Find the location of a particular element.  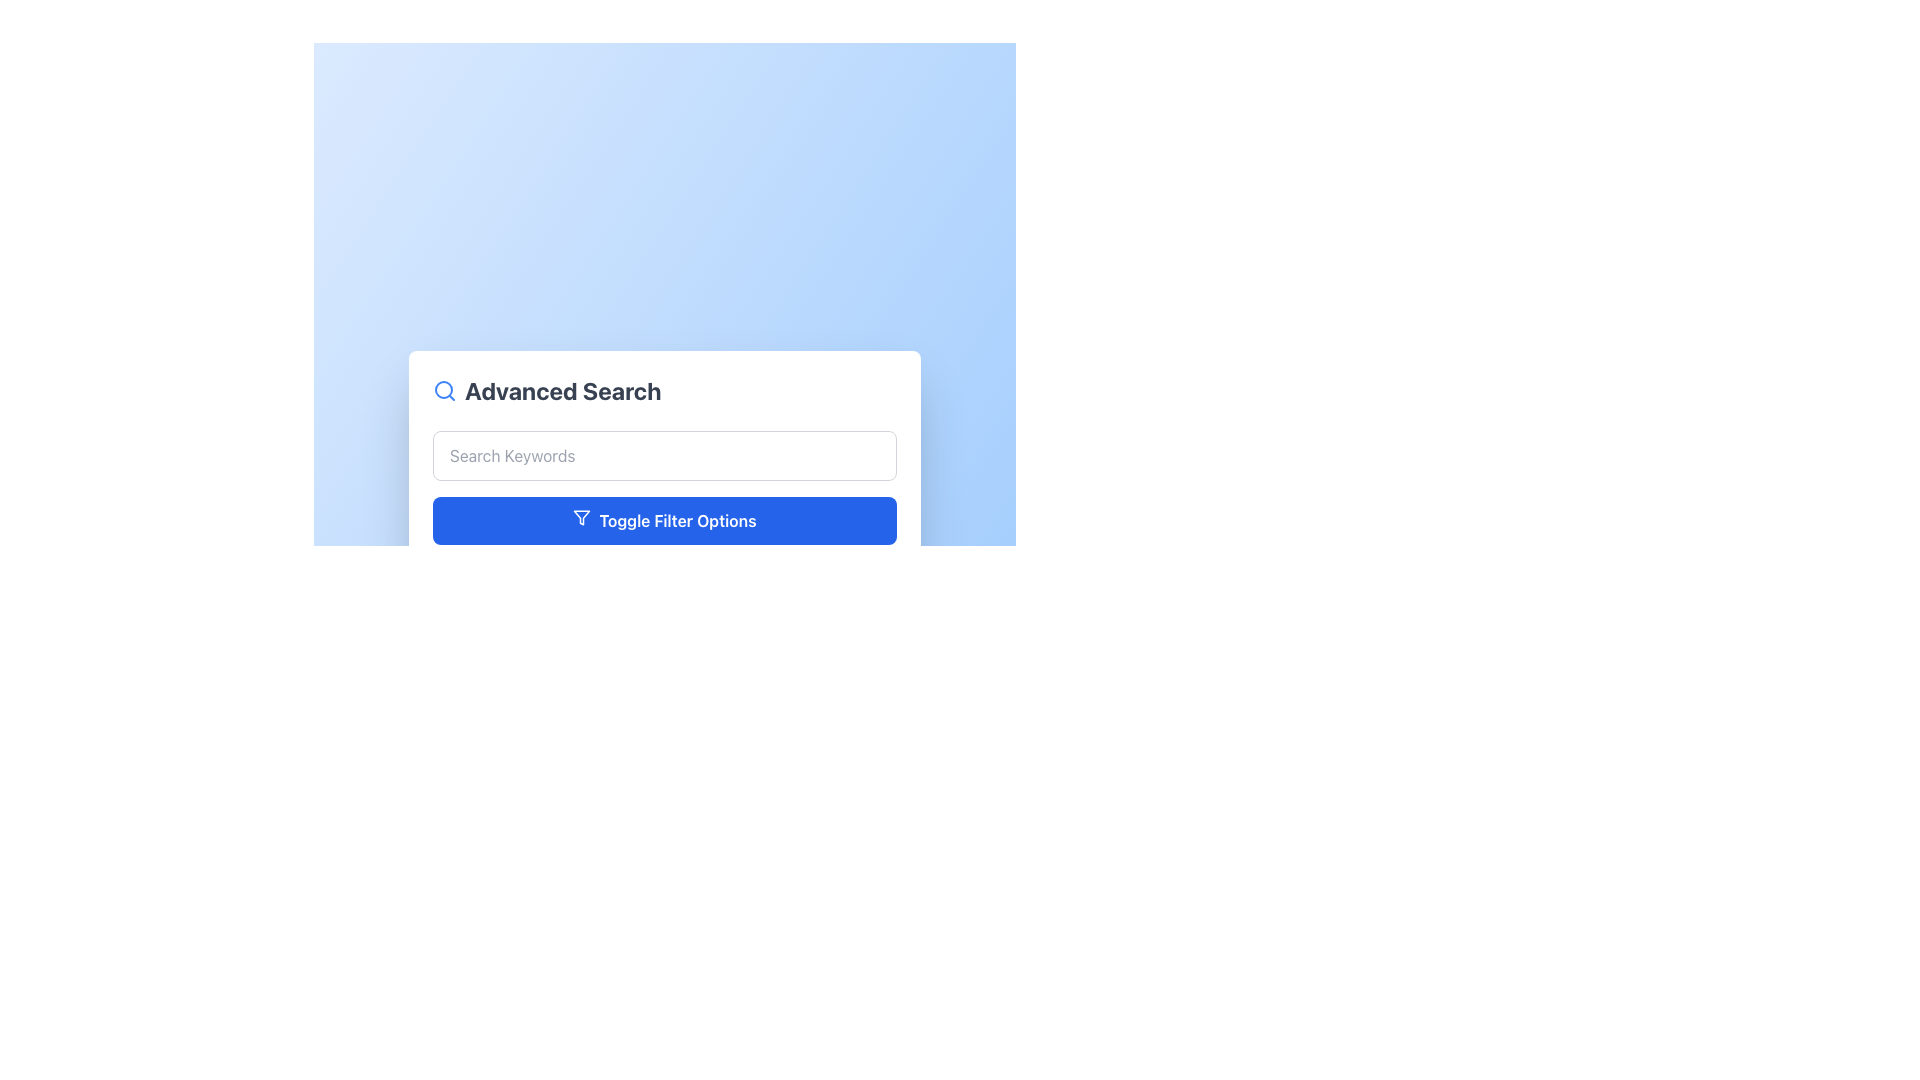

the blue magnifying glass icon located to the left of the 'Advanced Search' text in the header block of the interface is located at coordinates (444, 390).